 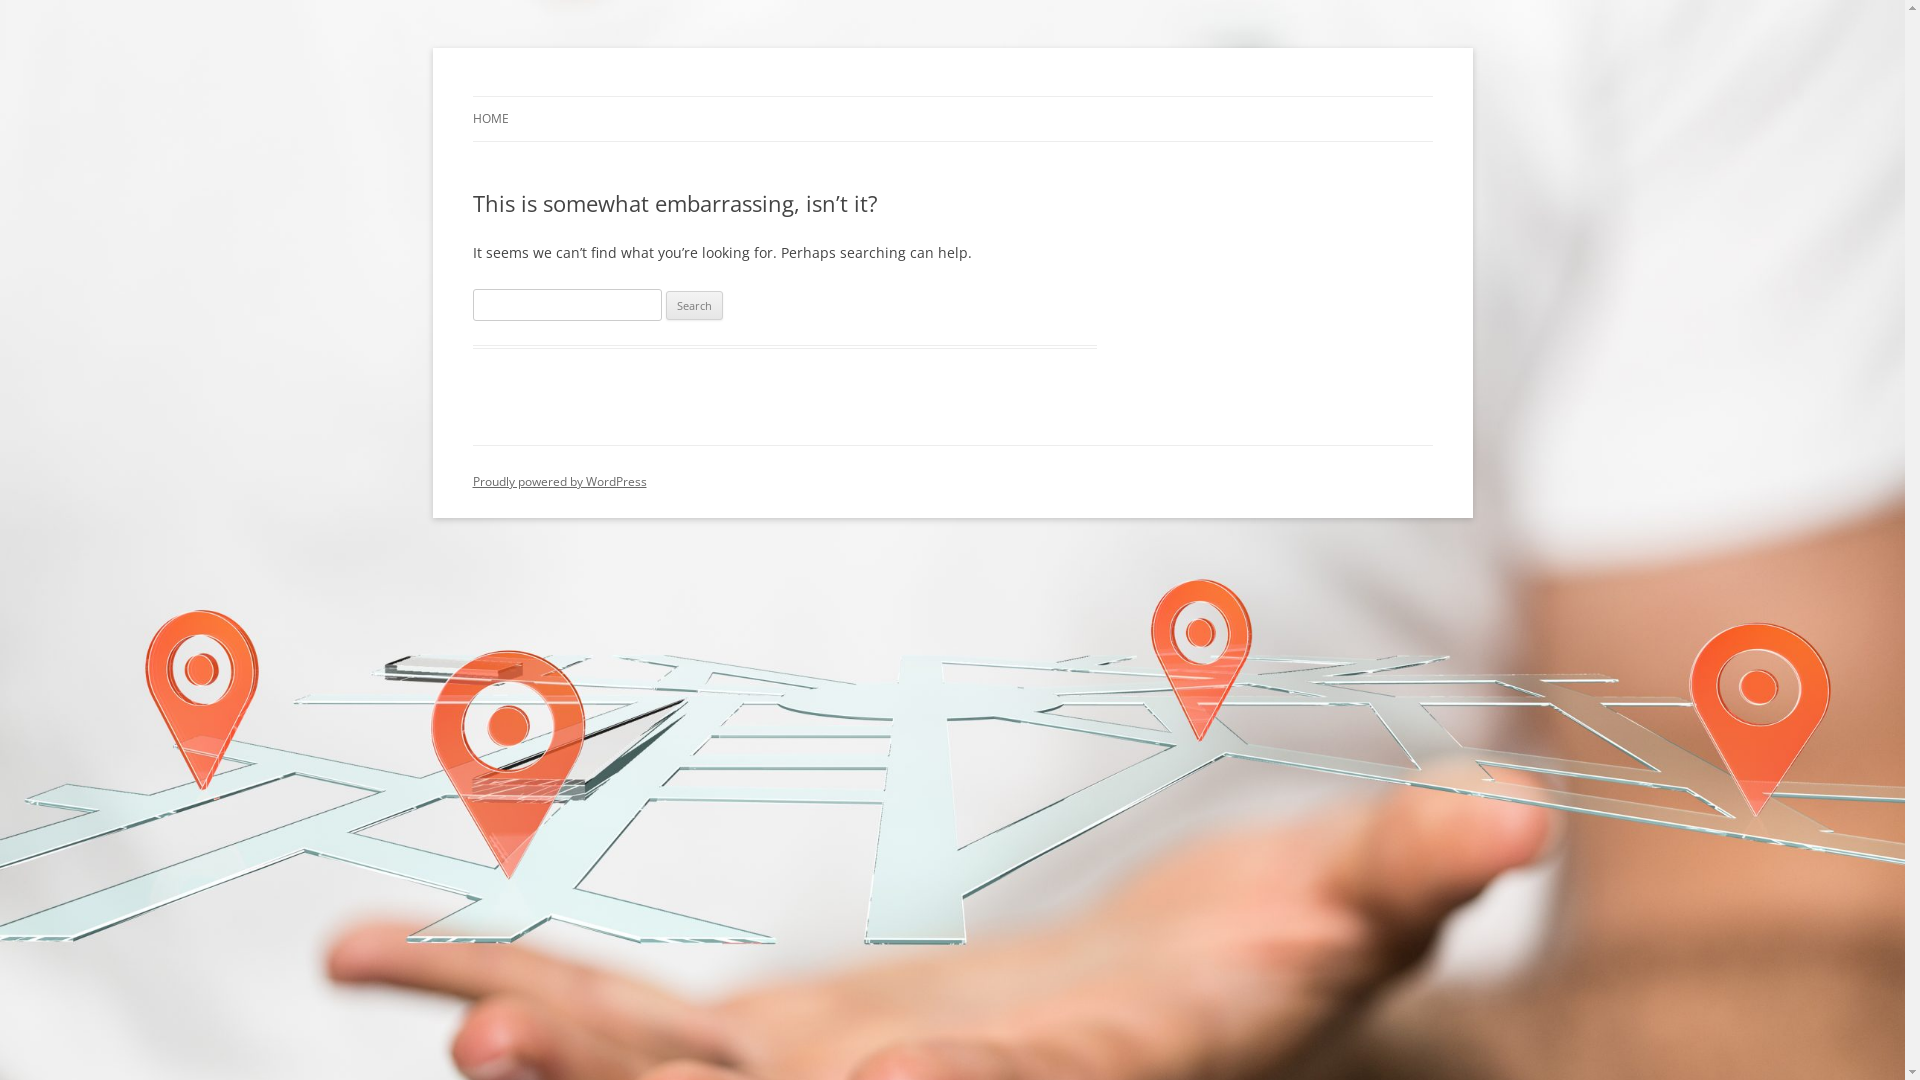 What do you see at coordinates (470, 119) in the screenshot?
I see `'HOME'` at bounding box center [470, 119].